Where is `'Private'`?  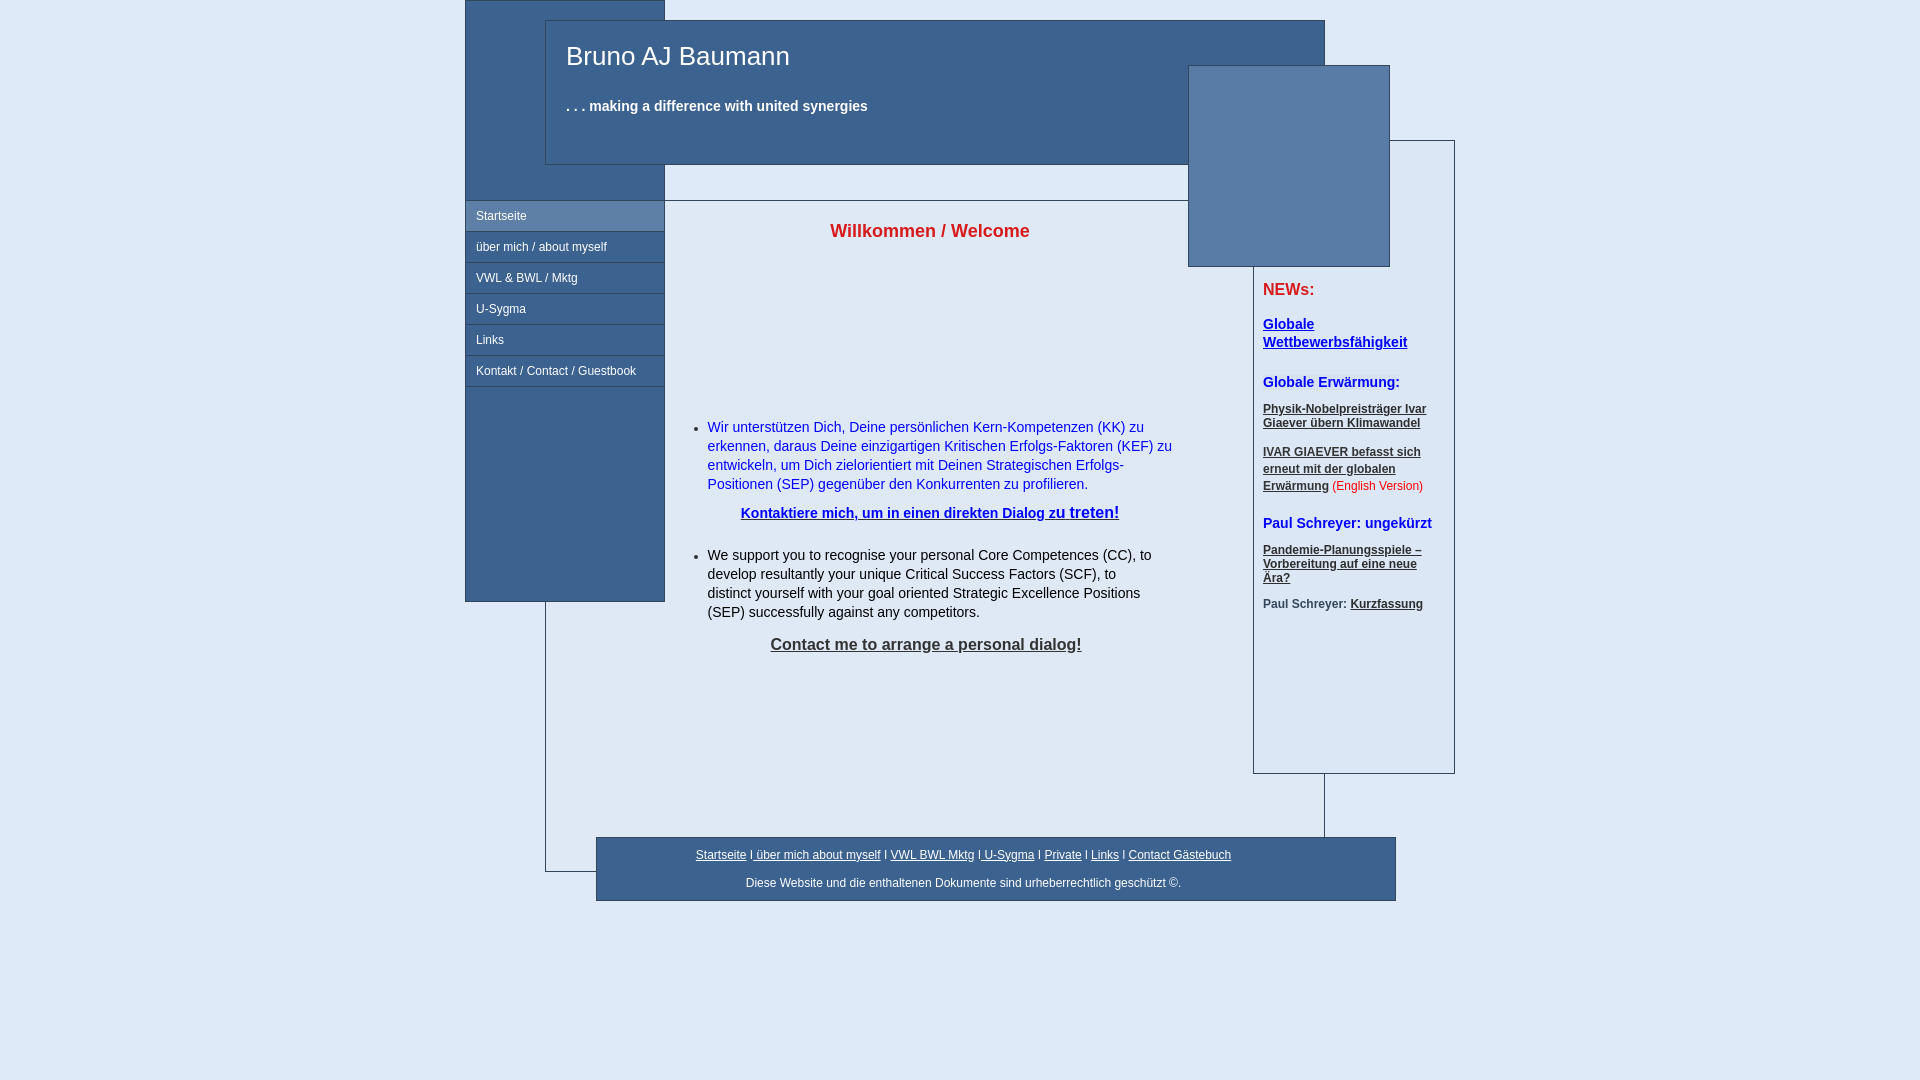
'Private' is located at coordinates (1042, 855).